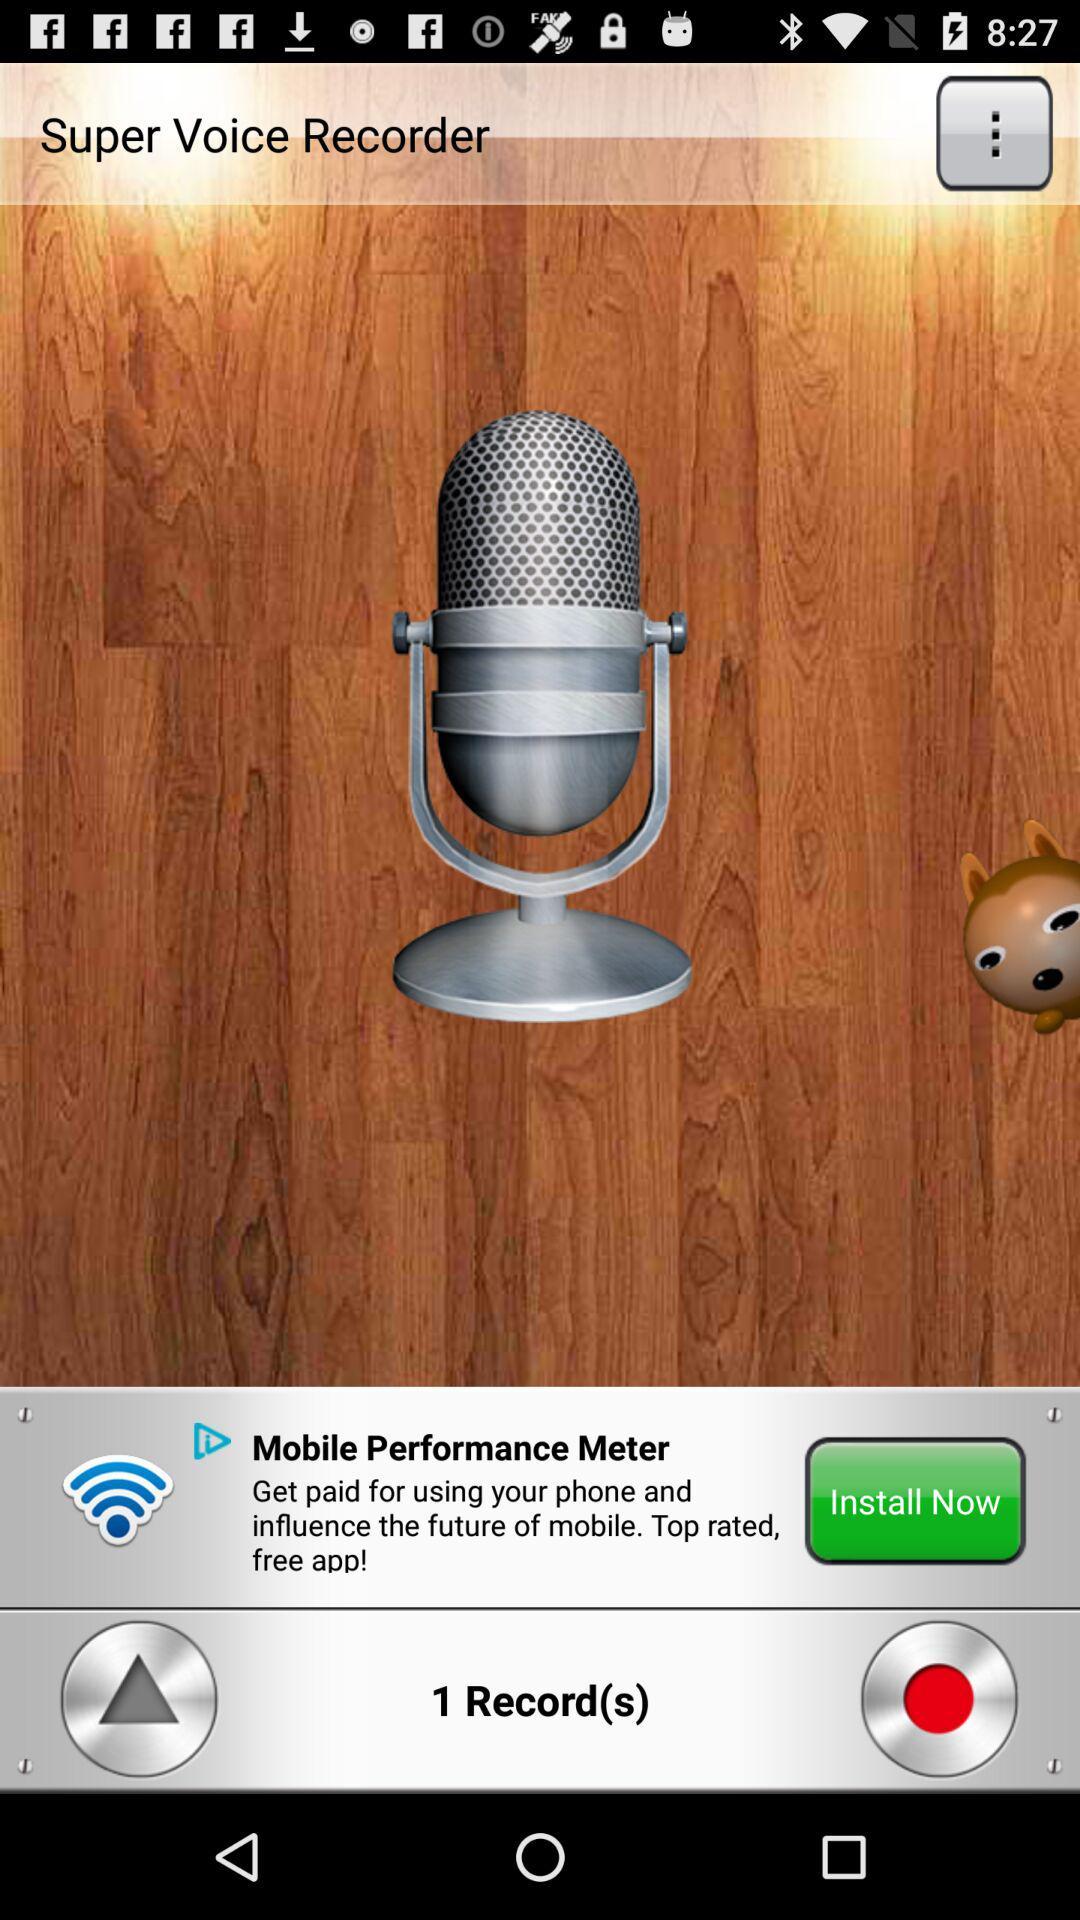 Image resolution: width=1080 pixels, height=1920 pixels. Describe the element at coordinates (994, 141) in the screenshot. I see `the more icon` at that location.